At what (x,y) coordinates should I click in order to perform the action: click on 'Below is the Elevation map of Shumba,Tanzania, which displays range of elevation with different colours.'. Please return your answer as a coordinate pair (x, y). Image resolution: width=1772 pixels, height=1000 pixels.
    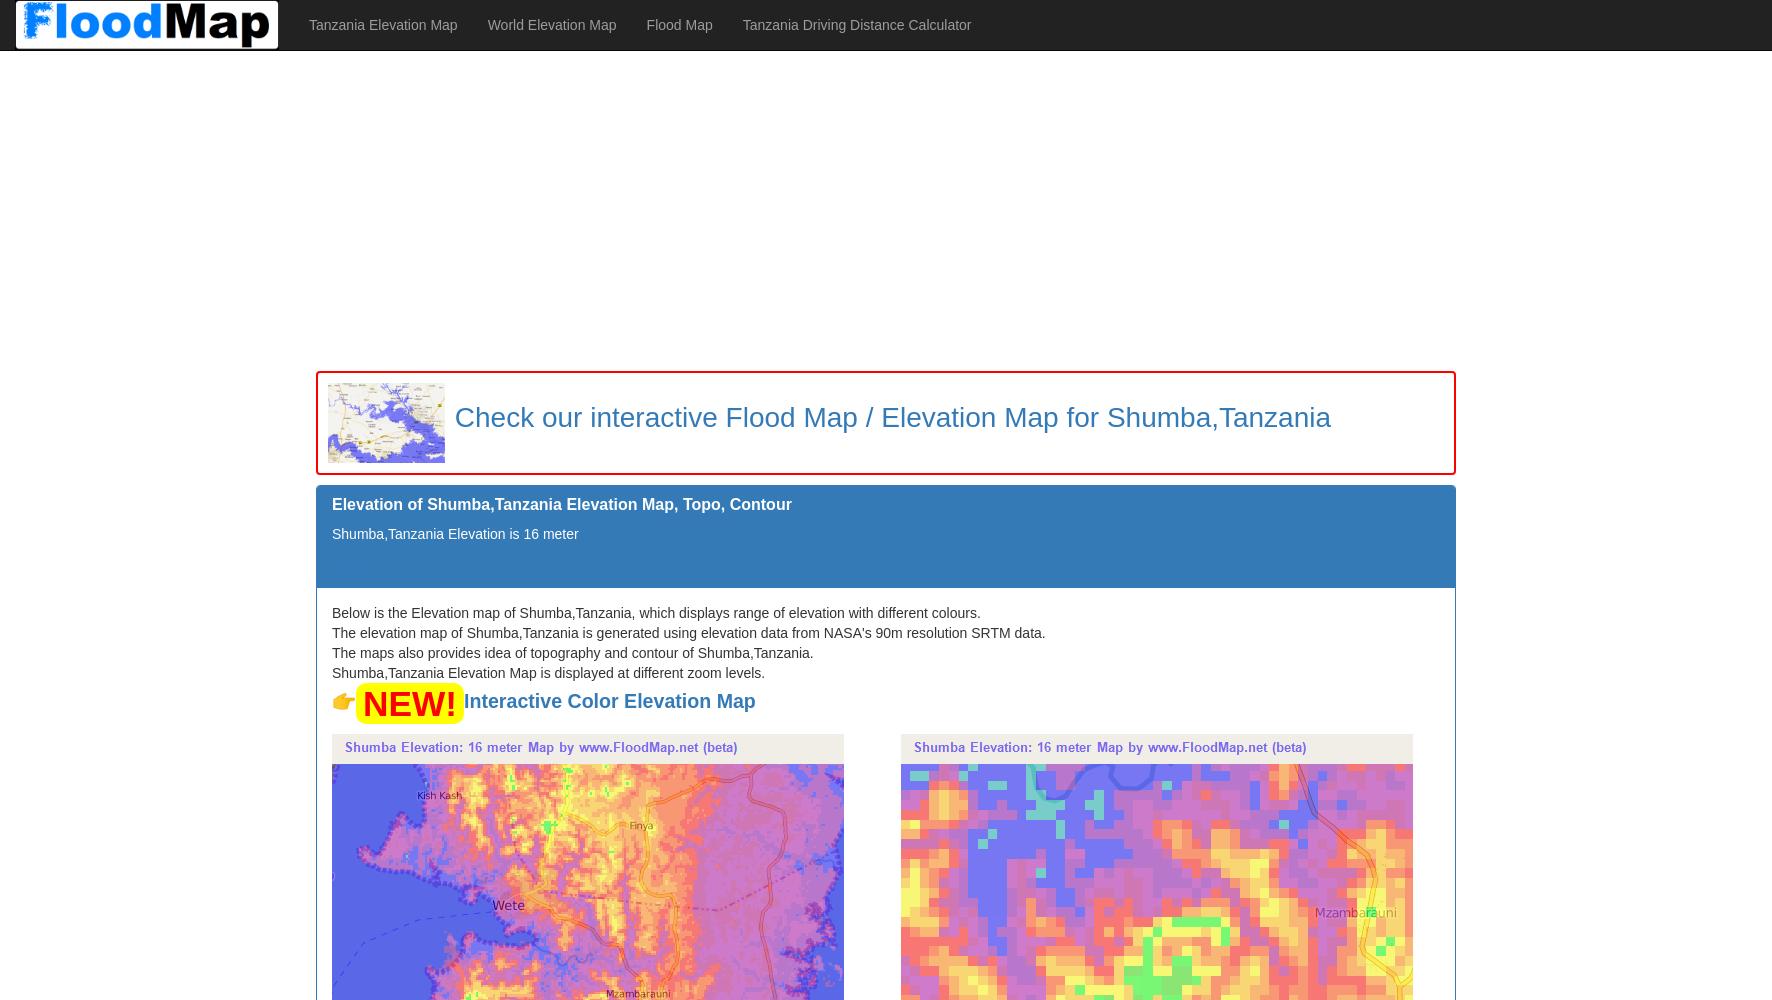
    Looking at the image, I should click on (655, 611).